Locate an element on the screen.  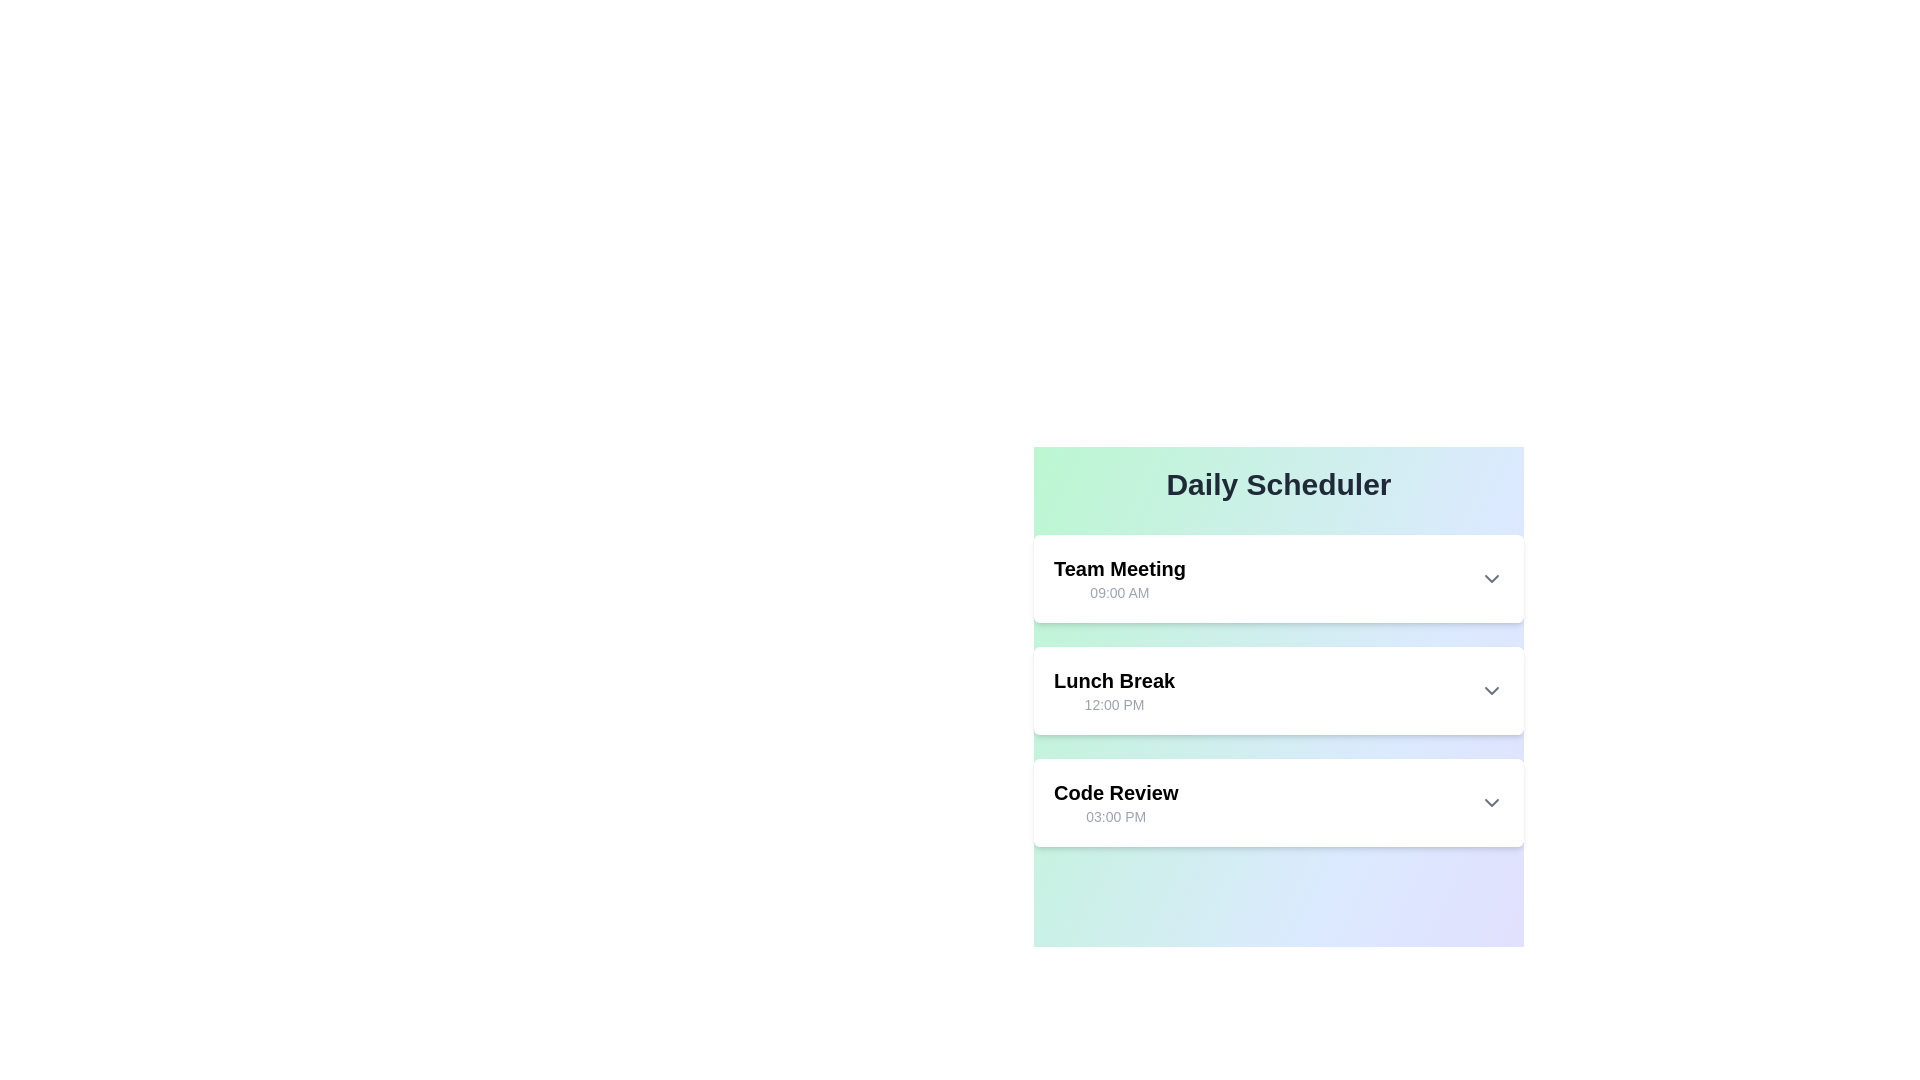
the 'Lunch Break' scheduled item is located at coordinates (1277, 689).